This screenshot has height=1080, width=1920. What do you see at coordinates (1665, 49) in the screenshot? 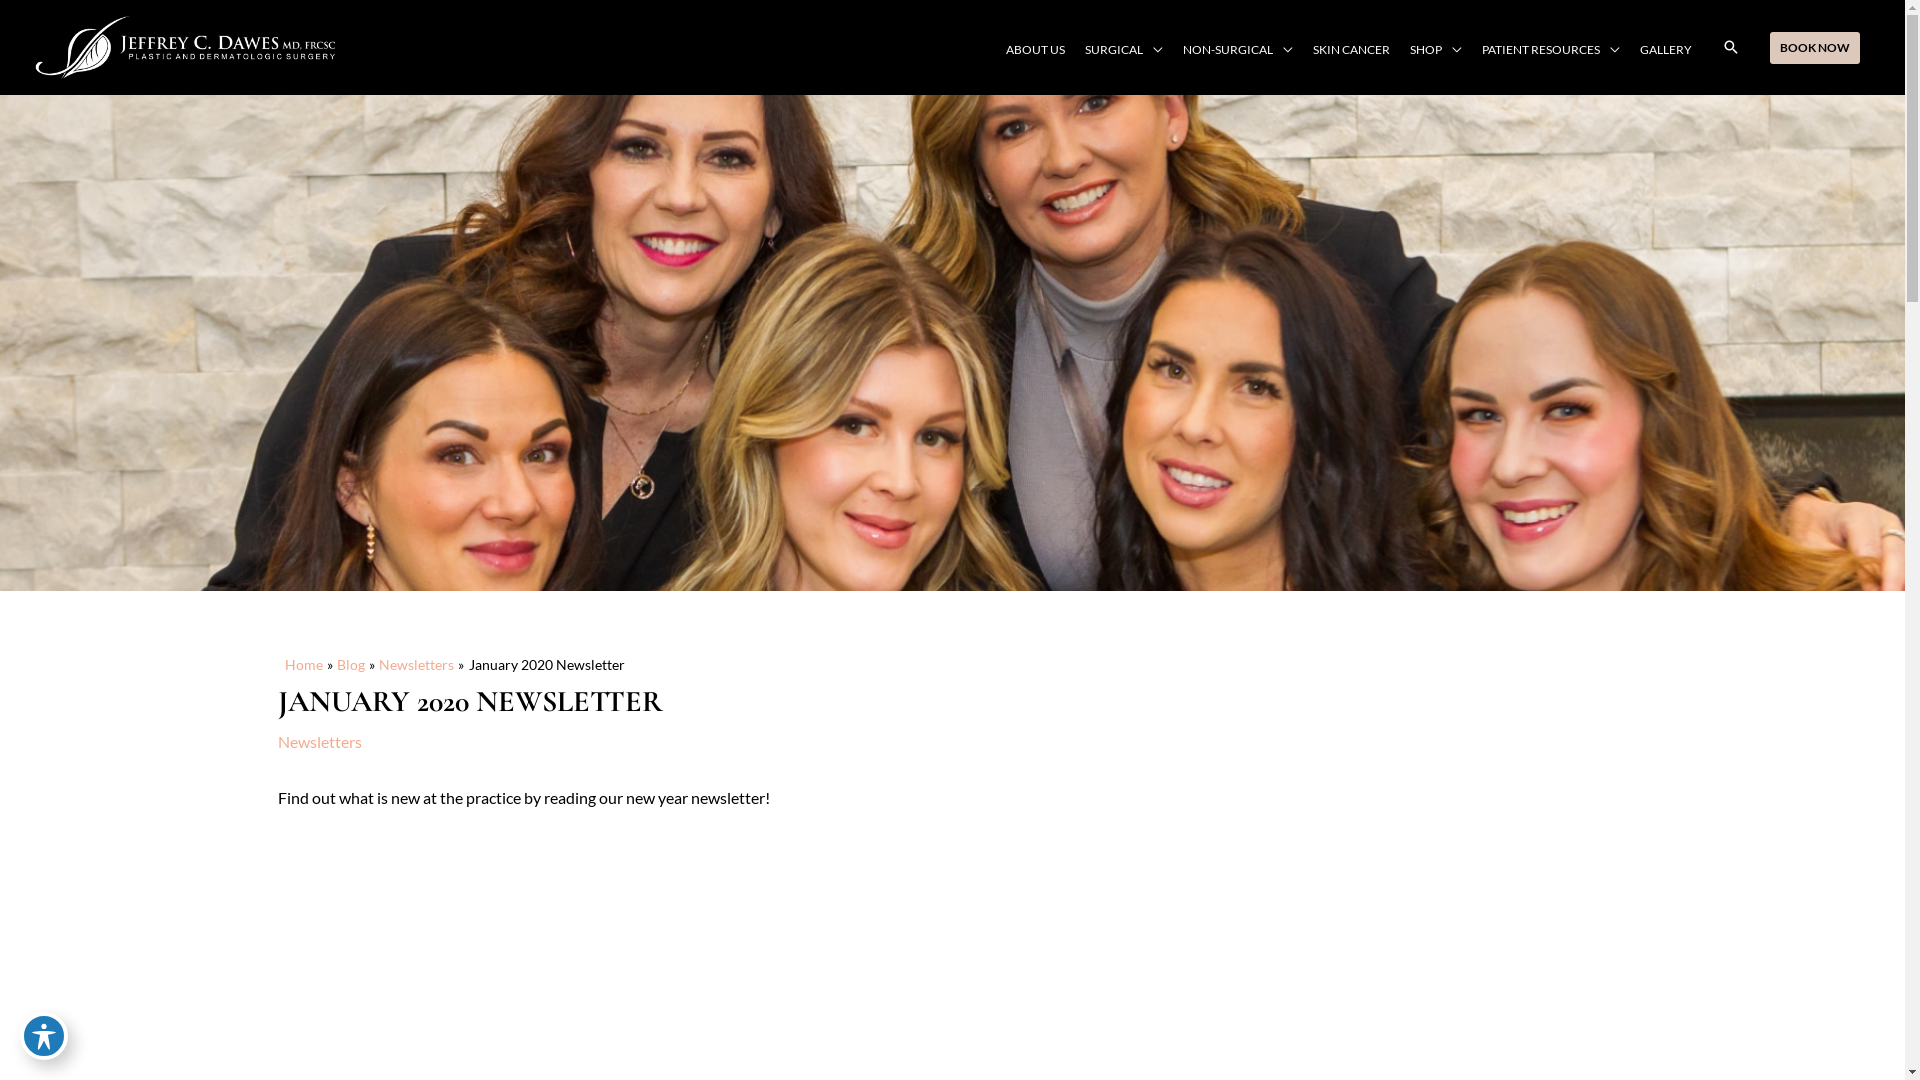
I see `'GALLERY'` at bounding box center [1665, 49].